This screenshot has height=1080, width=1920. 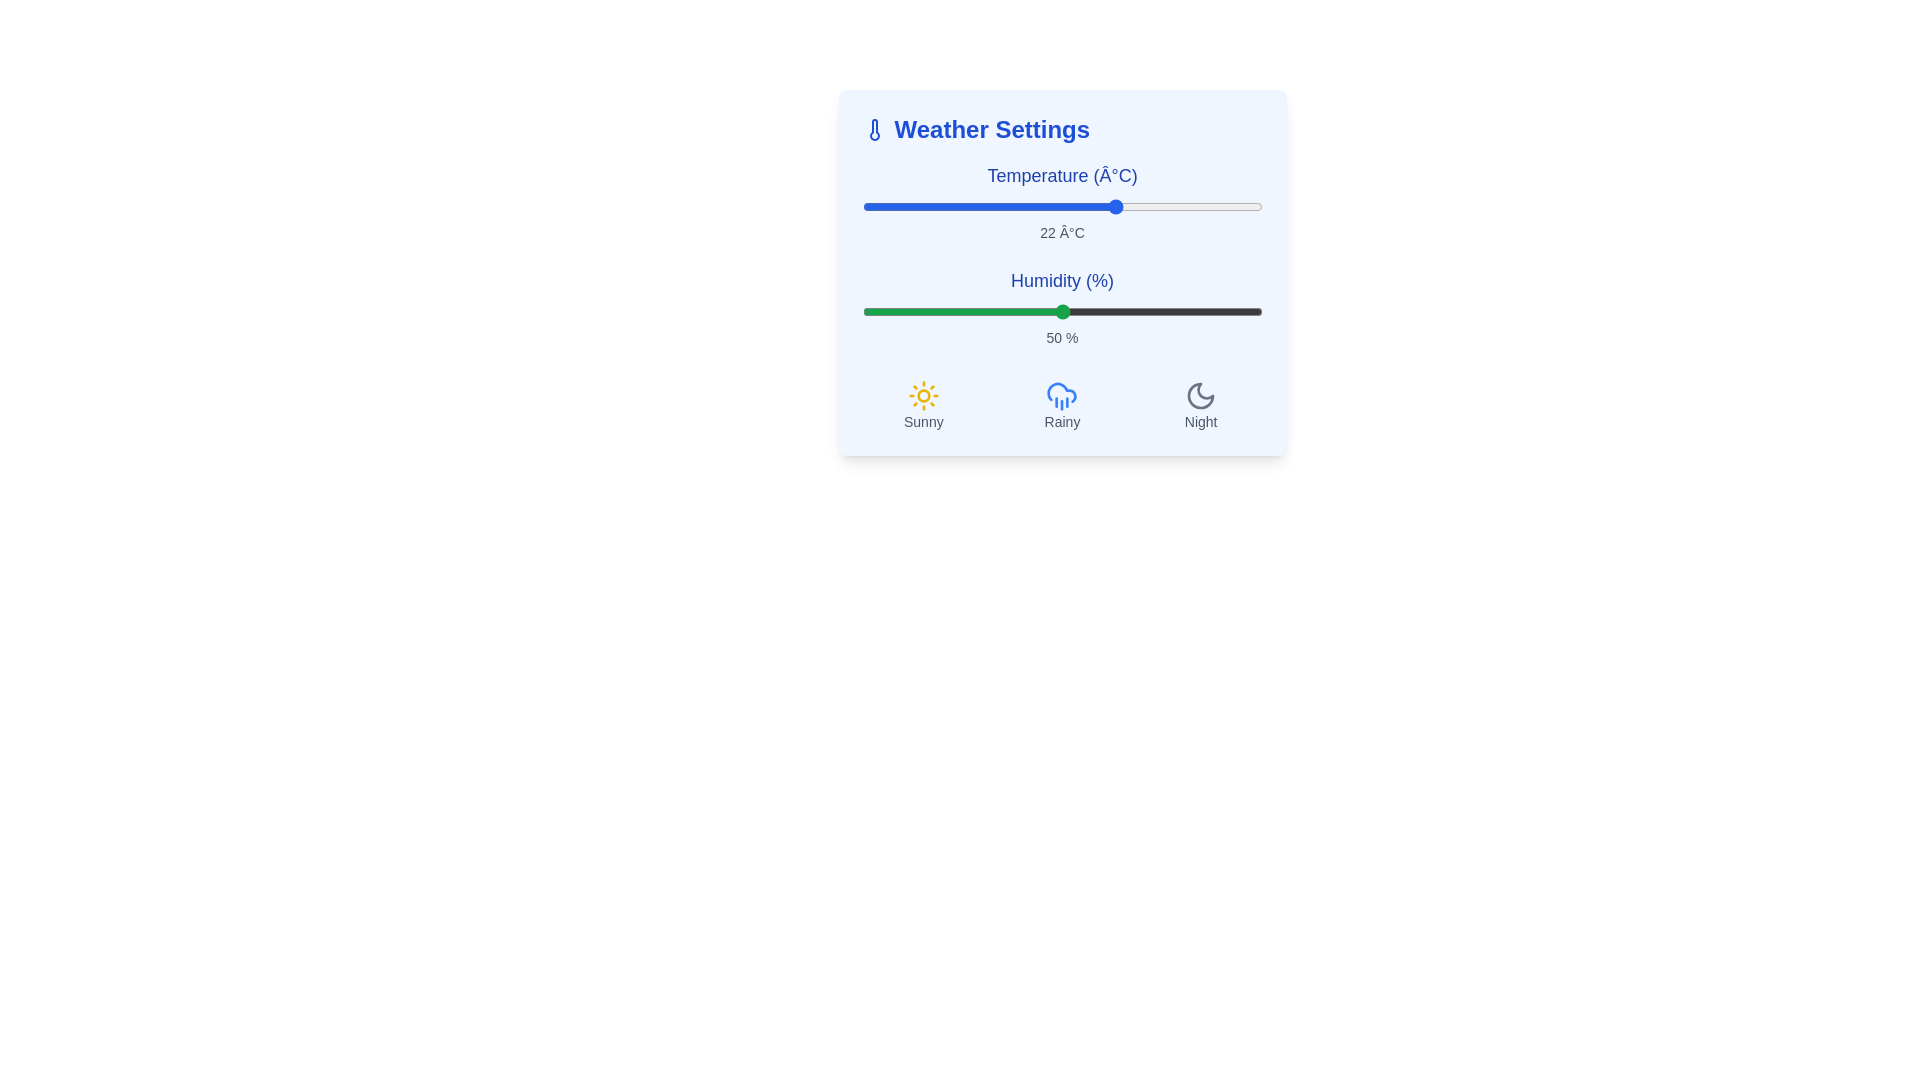 I want to click on the humidity, so click(x=986, y=312).